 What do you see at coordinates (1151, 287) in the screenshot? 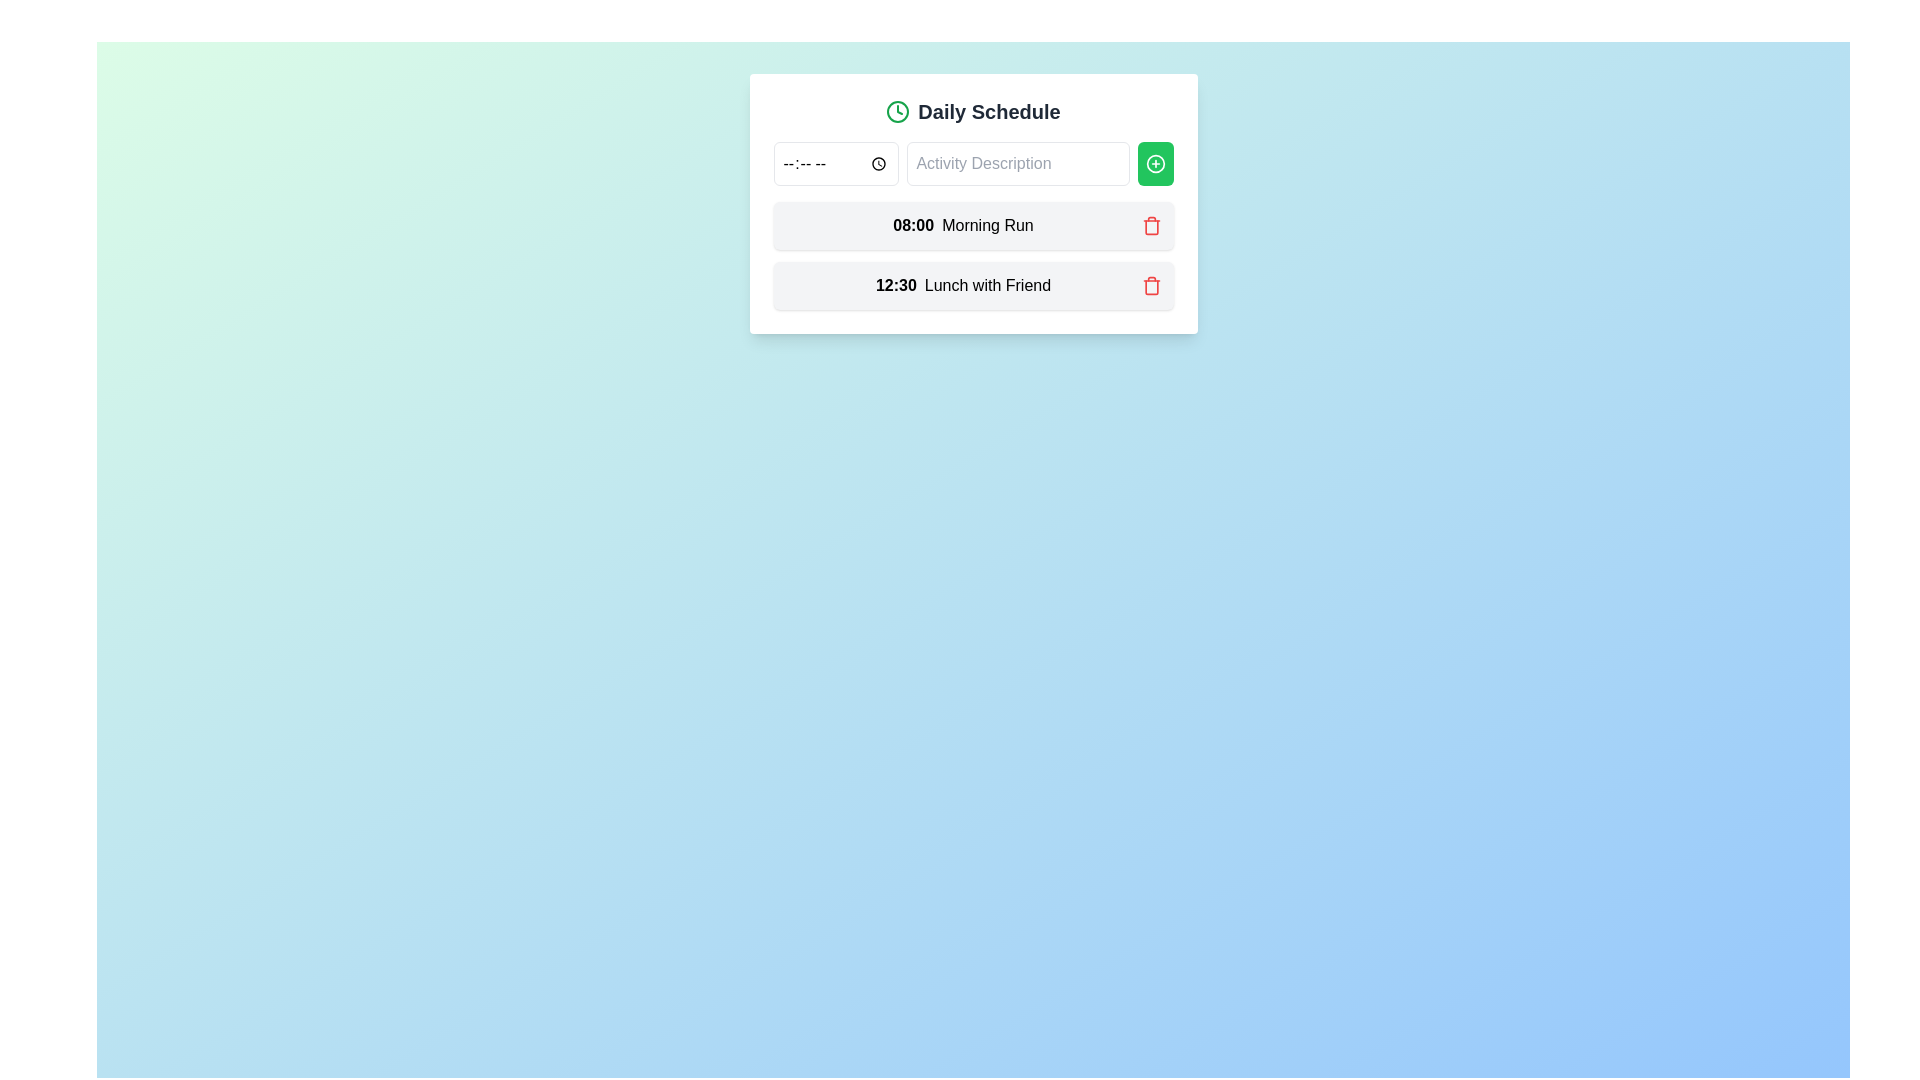
I see `the trash can icon element used for deleting the '08:00 Morning Run' task in the scheduled task list` at bounding box center [1151, 287].